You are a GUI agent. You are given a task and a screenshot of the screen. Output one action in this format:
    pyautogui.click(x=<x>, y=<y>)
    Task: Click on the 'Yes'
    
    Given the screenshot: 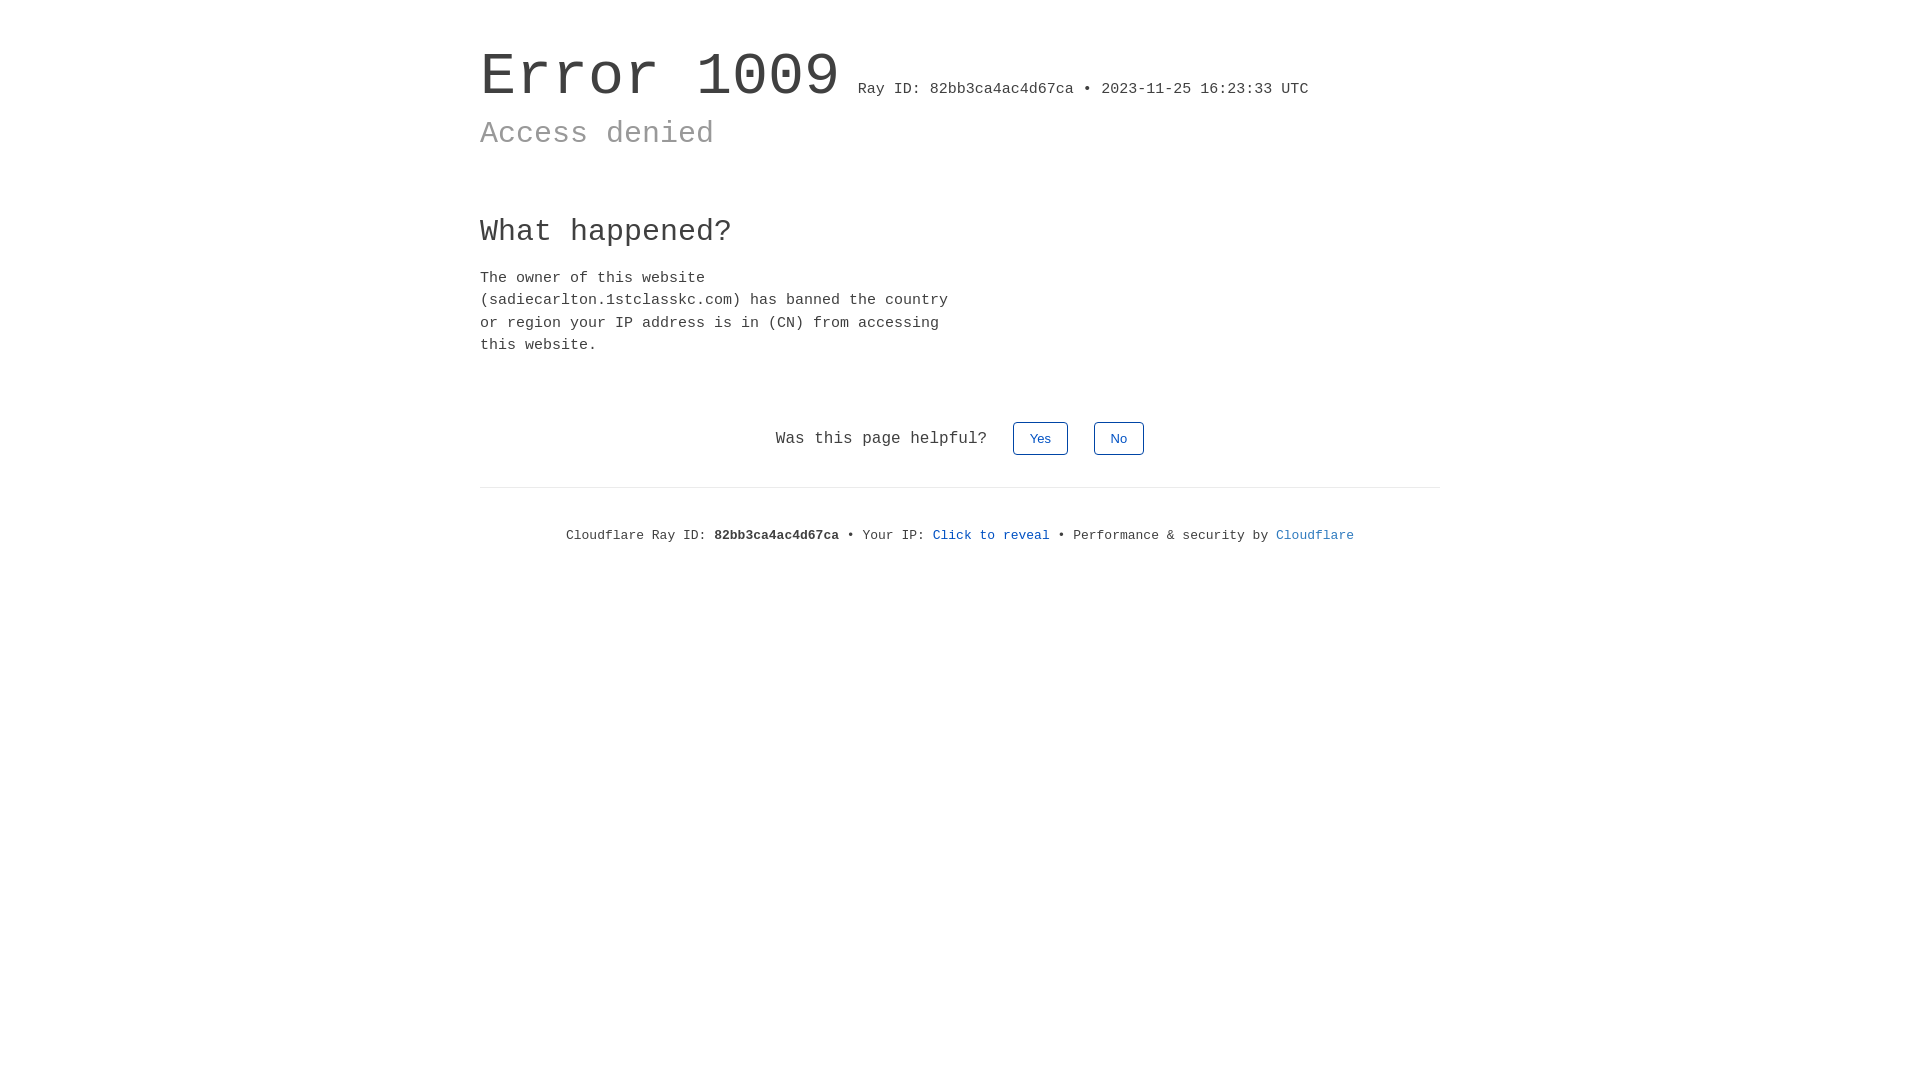 What is the action you would take?
    pyautogui.click(x=1040, y=437)
    